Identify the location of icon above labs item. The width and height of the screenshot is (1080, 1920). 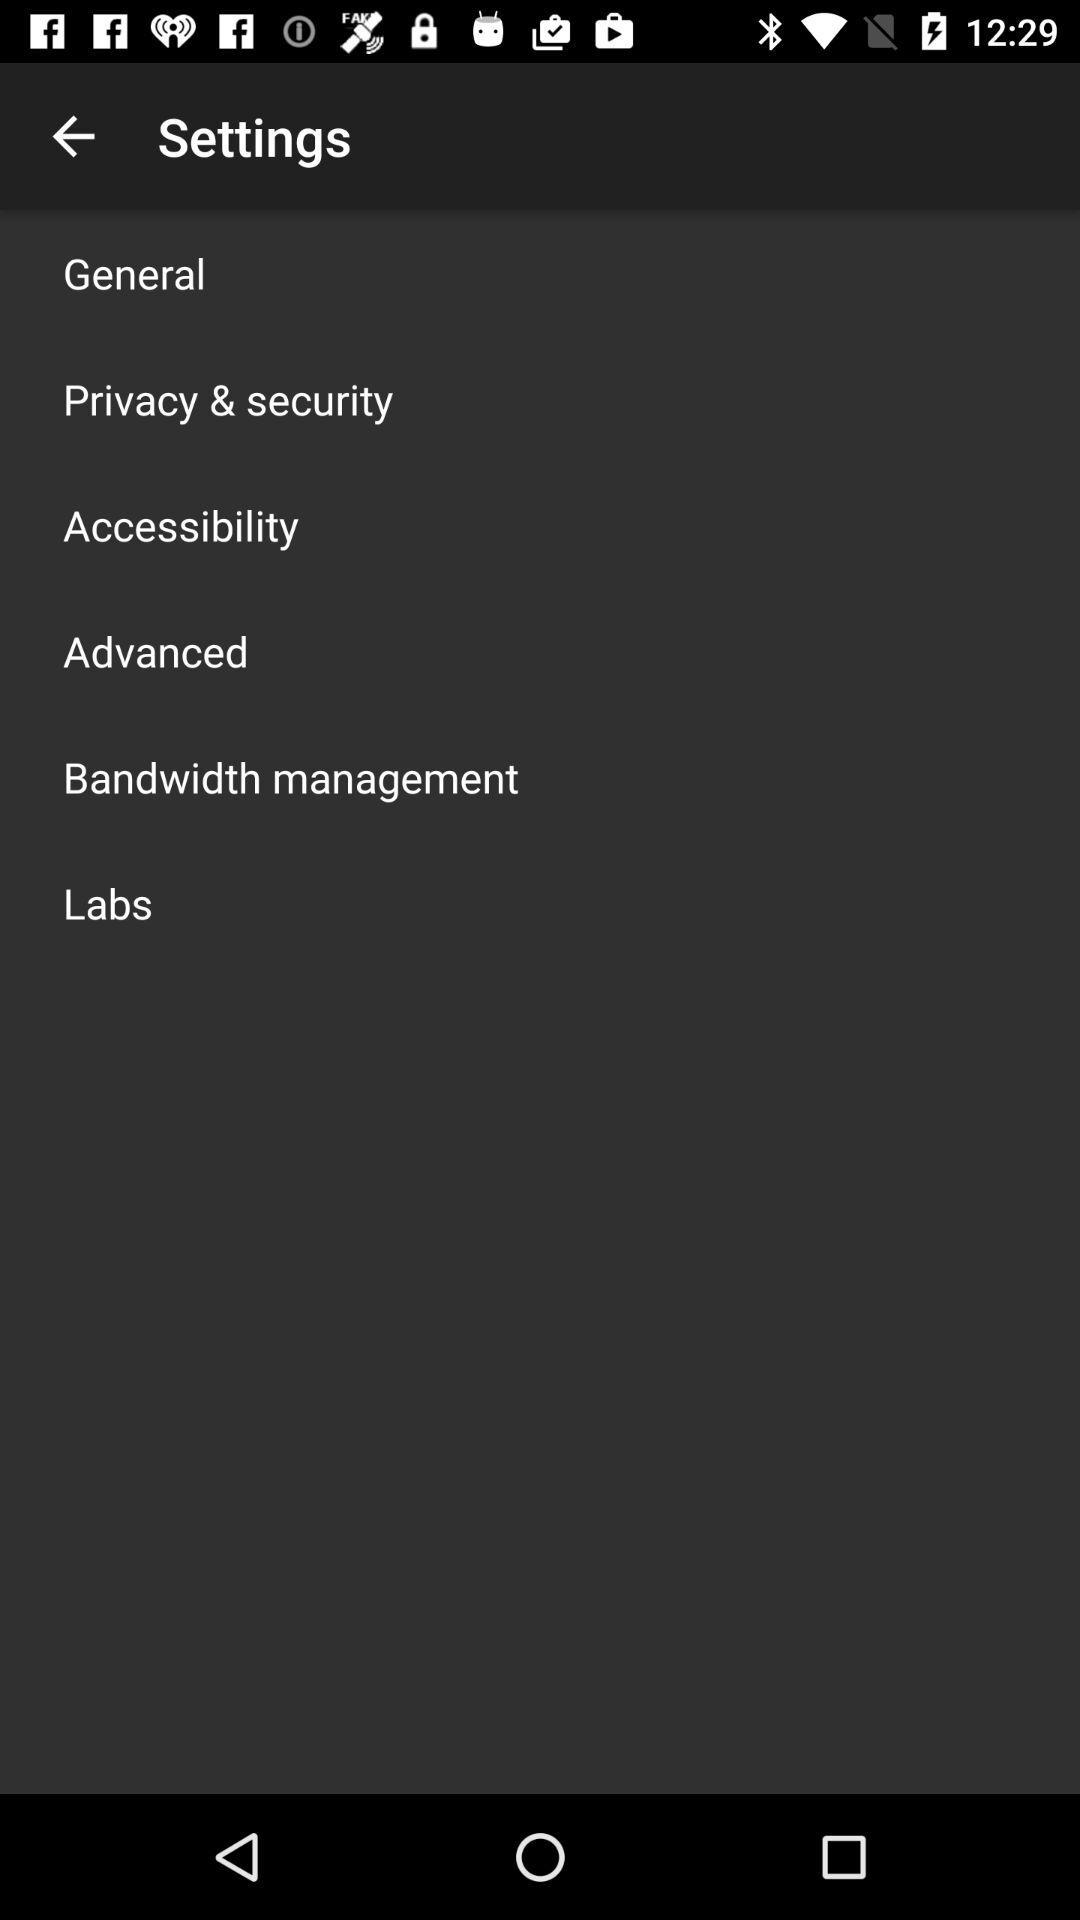
(290, 776).